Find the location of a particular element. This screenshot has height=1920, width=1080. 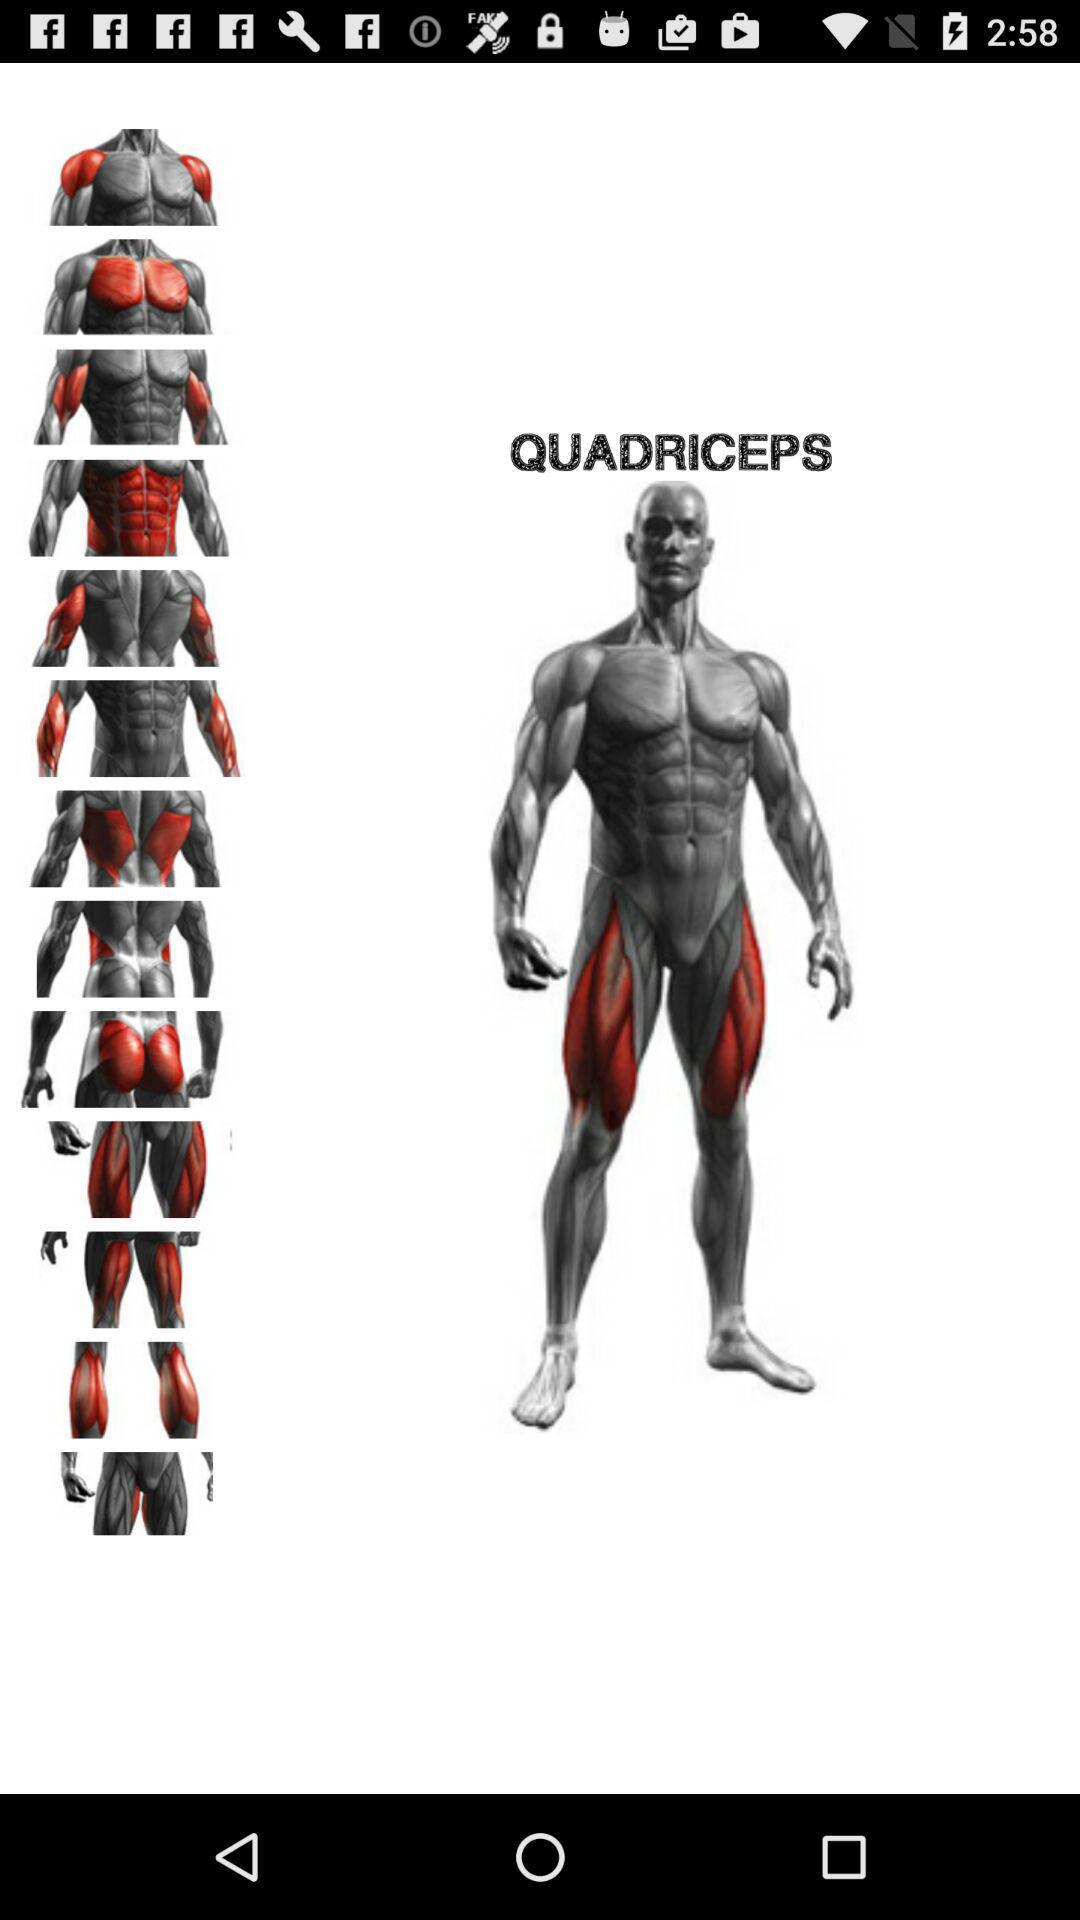

selecting one part of legs is located at coordinates (131, 1493).